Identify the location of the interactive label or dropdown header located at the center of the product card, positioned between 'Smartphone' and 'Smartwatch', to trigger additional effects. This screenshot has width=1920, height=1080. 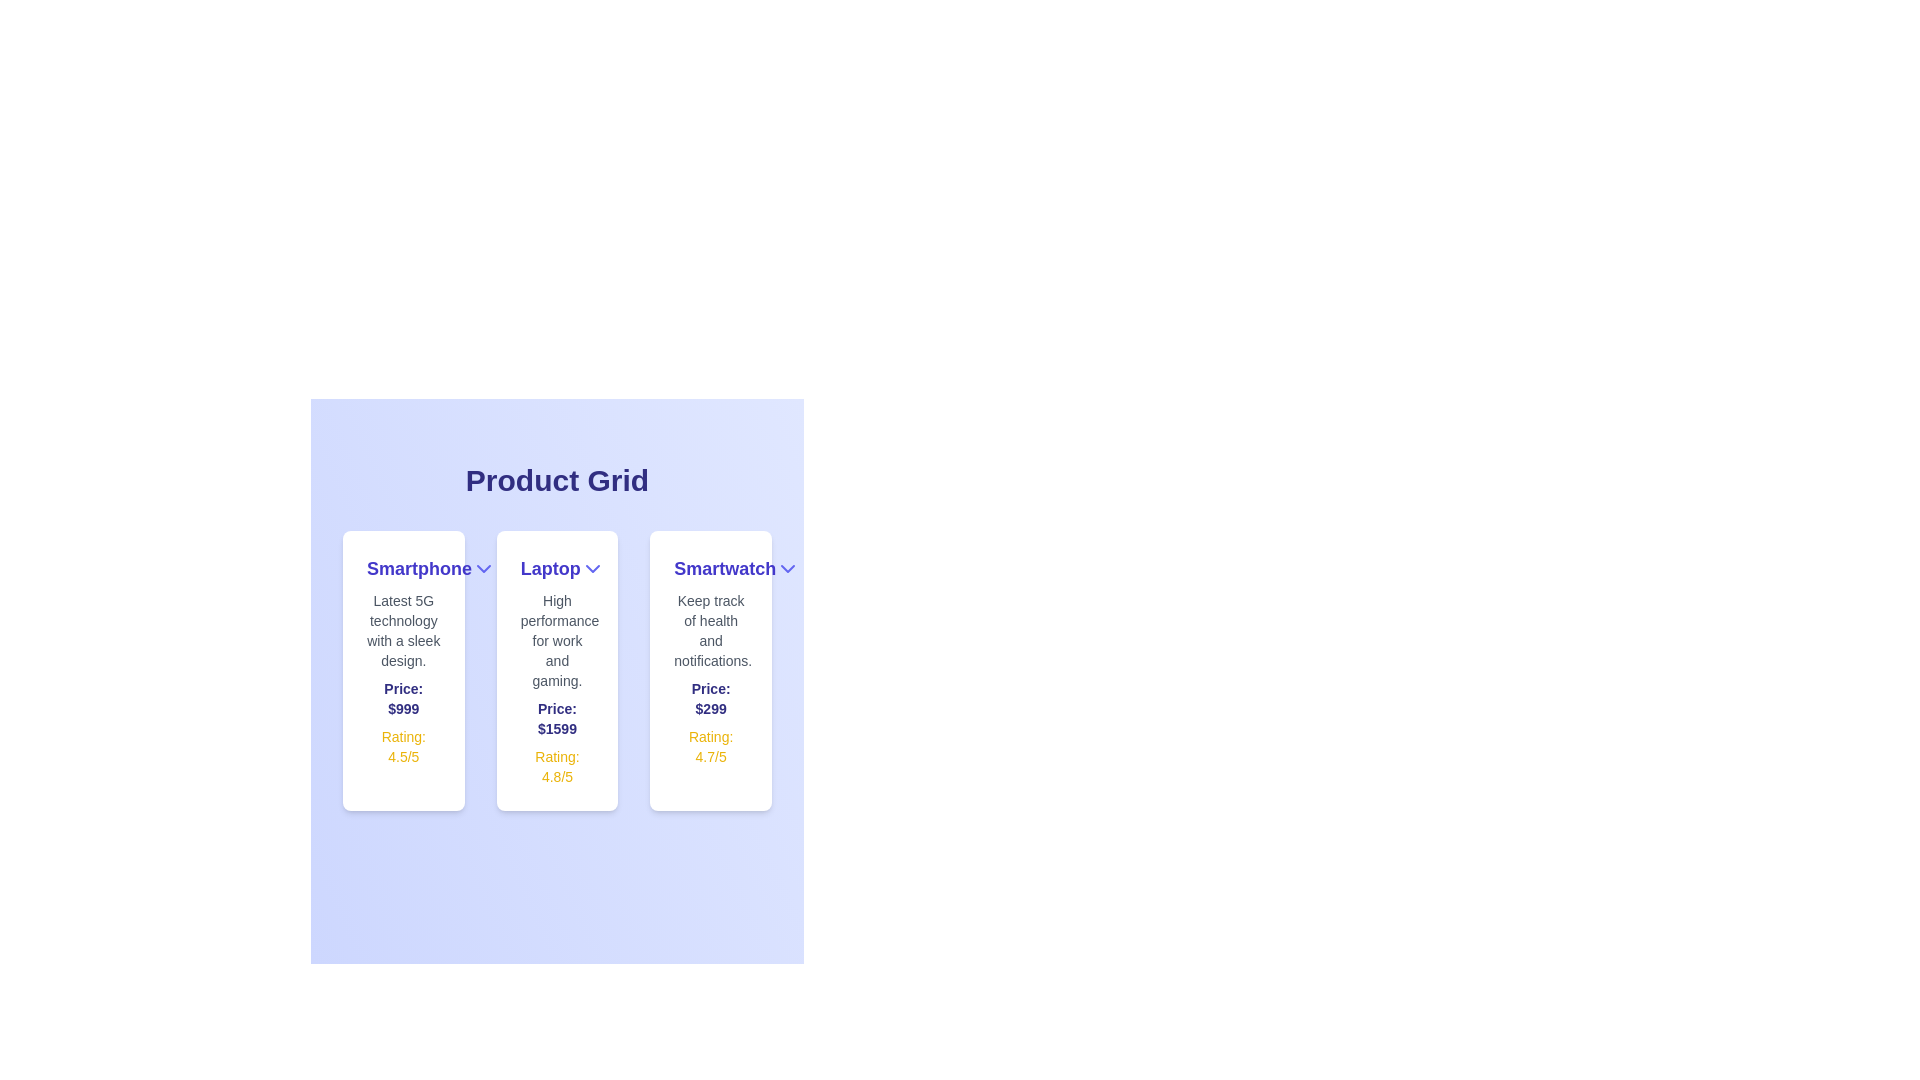
(557, 569).